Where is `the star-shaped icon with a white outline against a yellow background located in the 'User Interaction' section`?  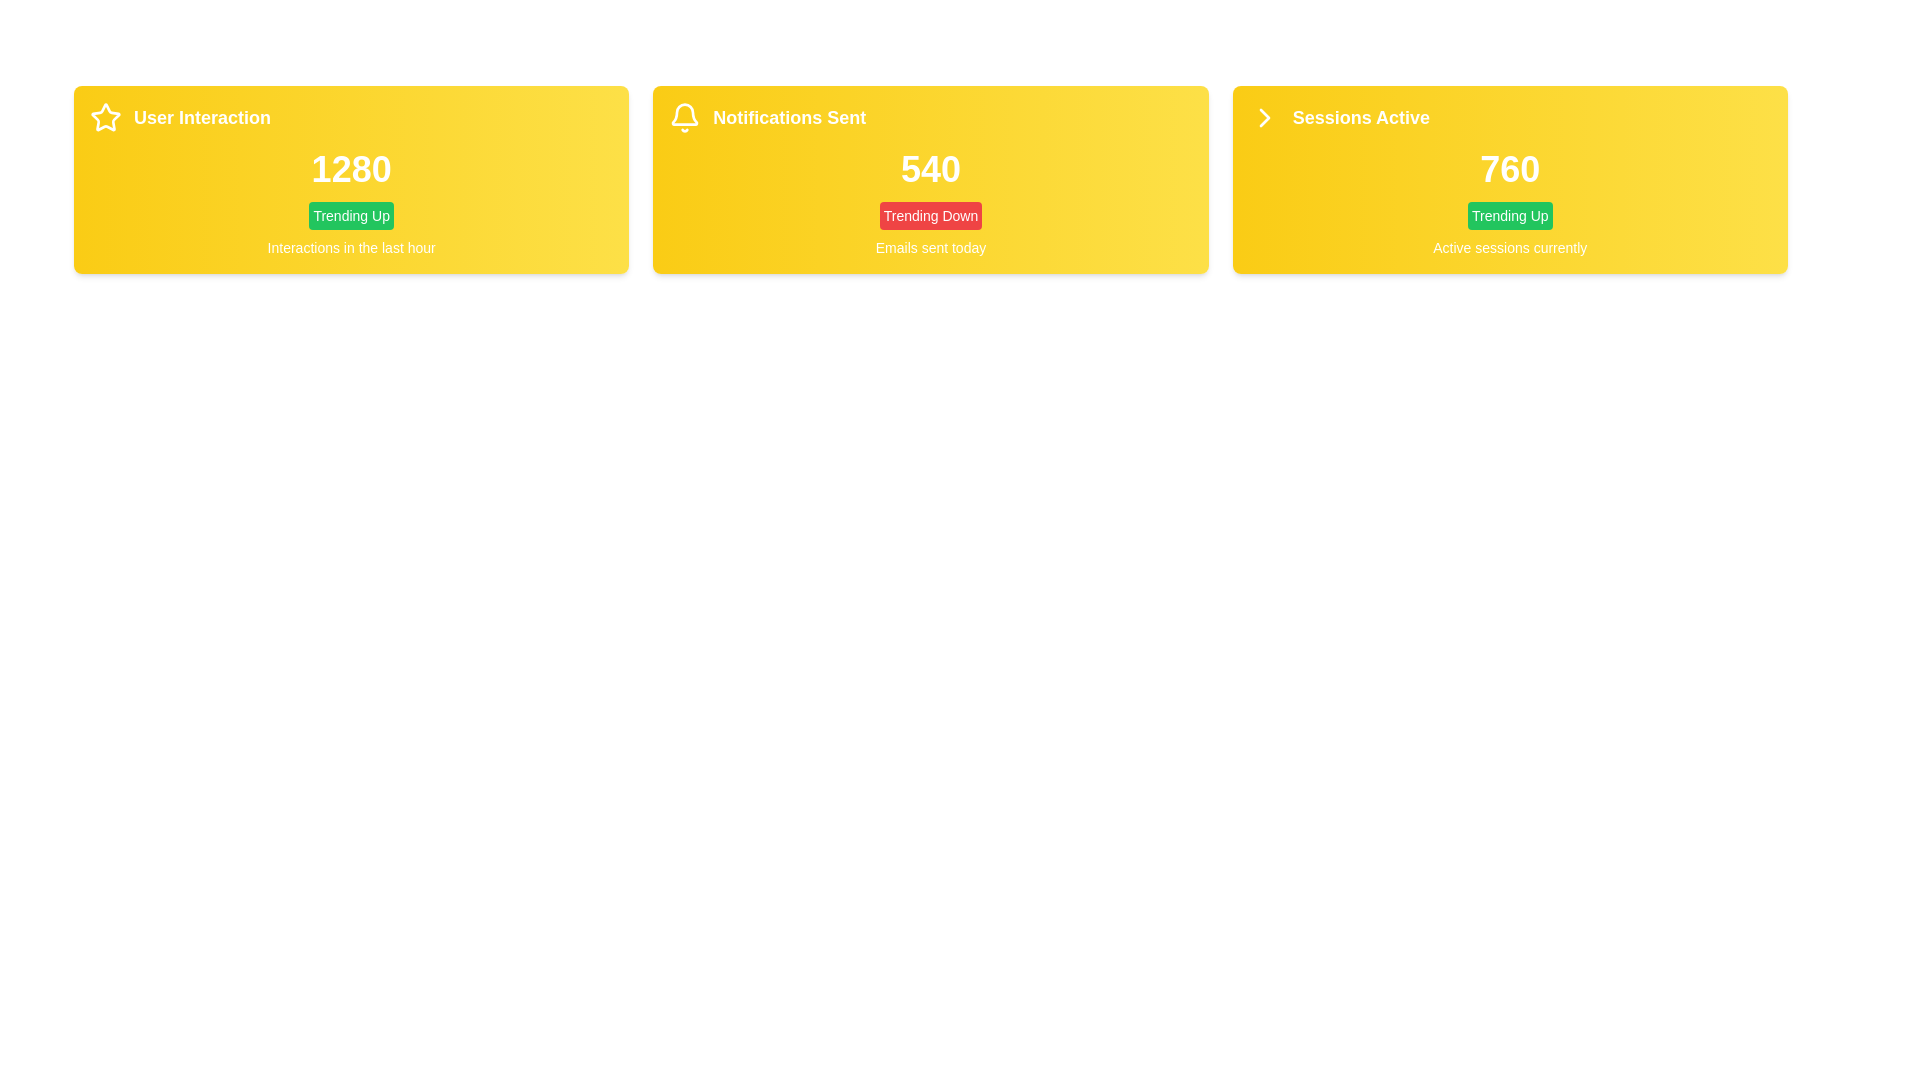
the star-shaped icon with a white outline against a yellow background located in the 'User Interaction' section is located at coordinates (104, 118).